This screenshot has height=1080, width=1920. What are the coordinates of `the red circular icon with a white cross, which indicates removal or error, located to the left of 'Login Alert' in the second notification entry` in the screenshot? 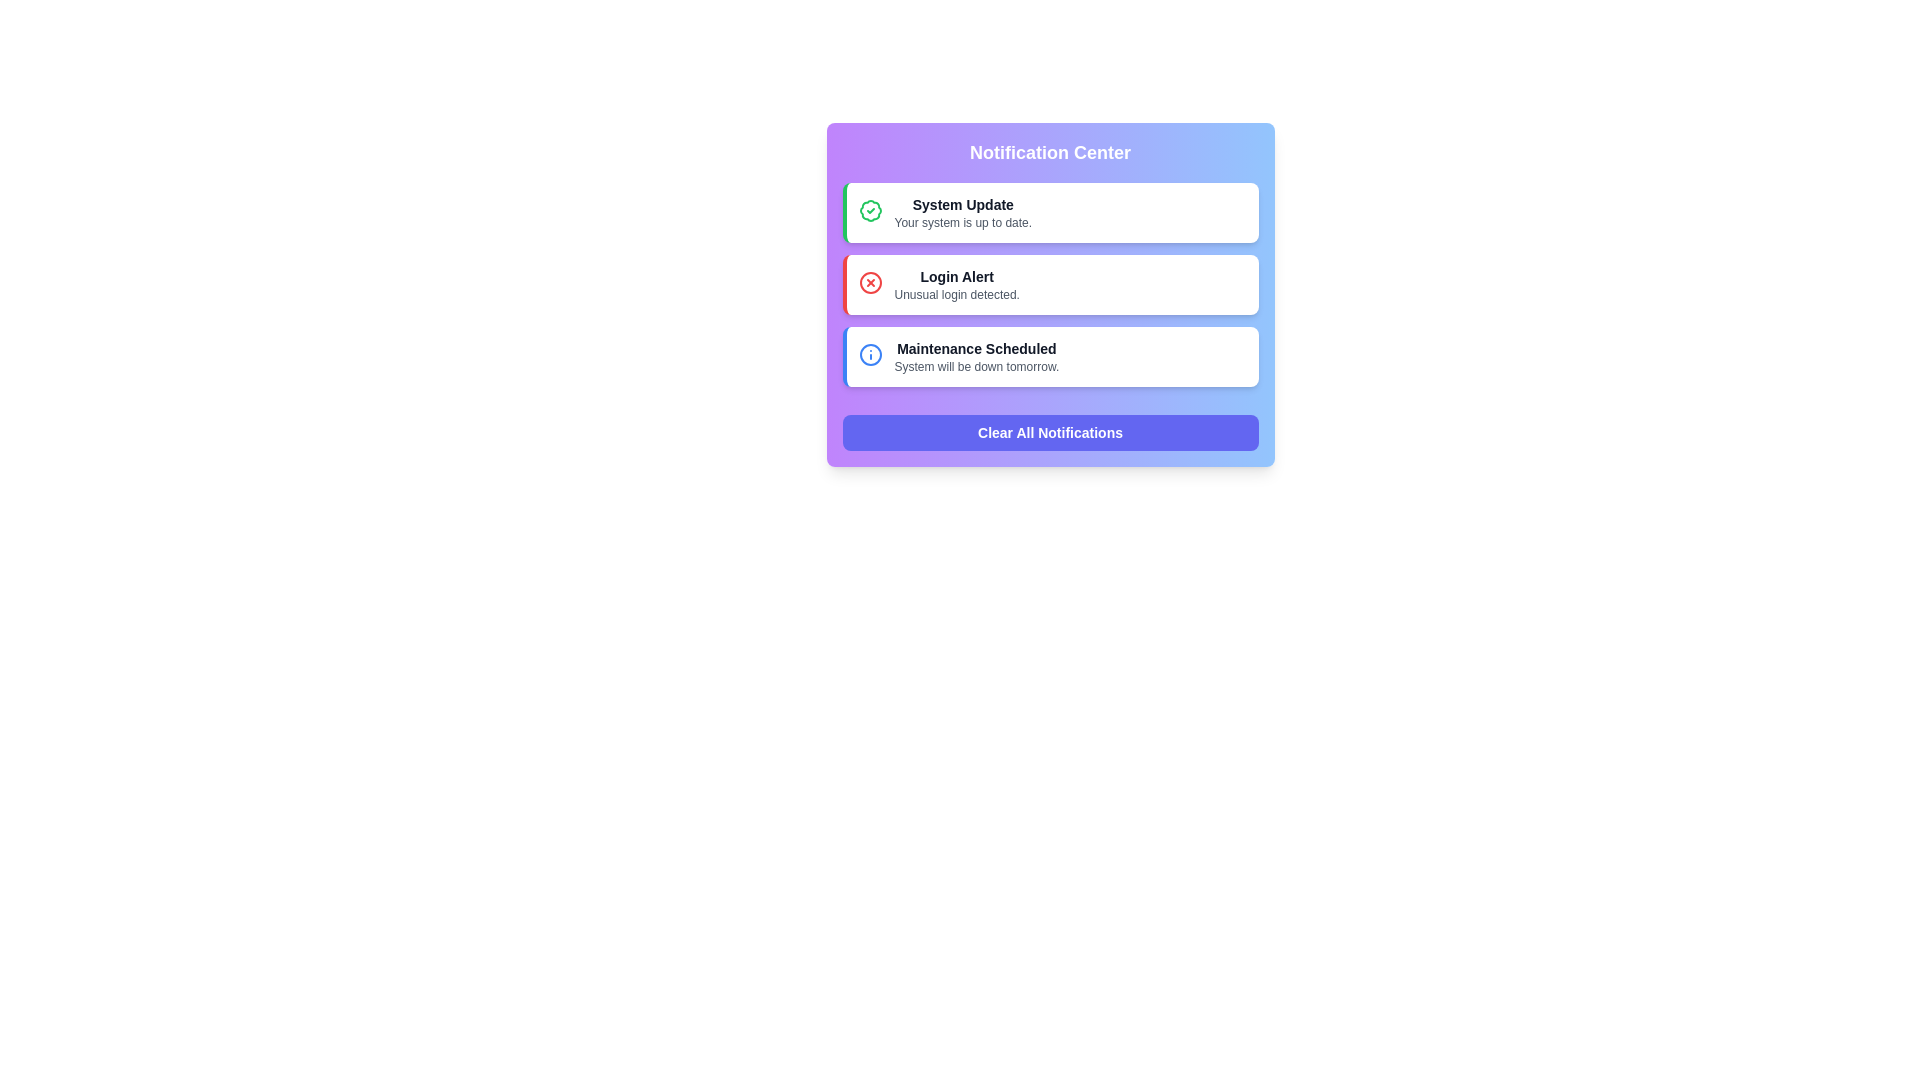 It's located at (870, 282).